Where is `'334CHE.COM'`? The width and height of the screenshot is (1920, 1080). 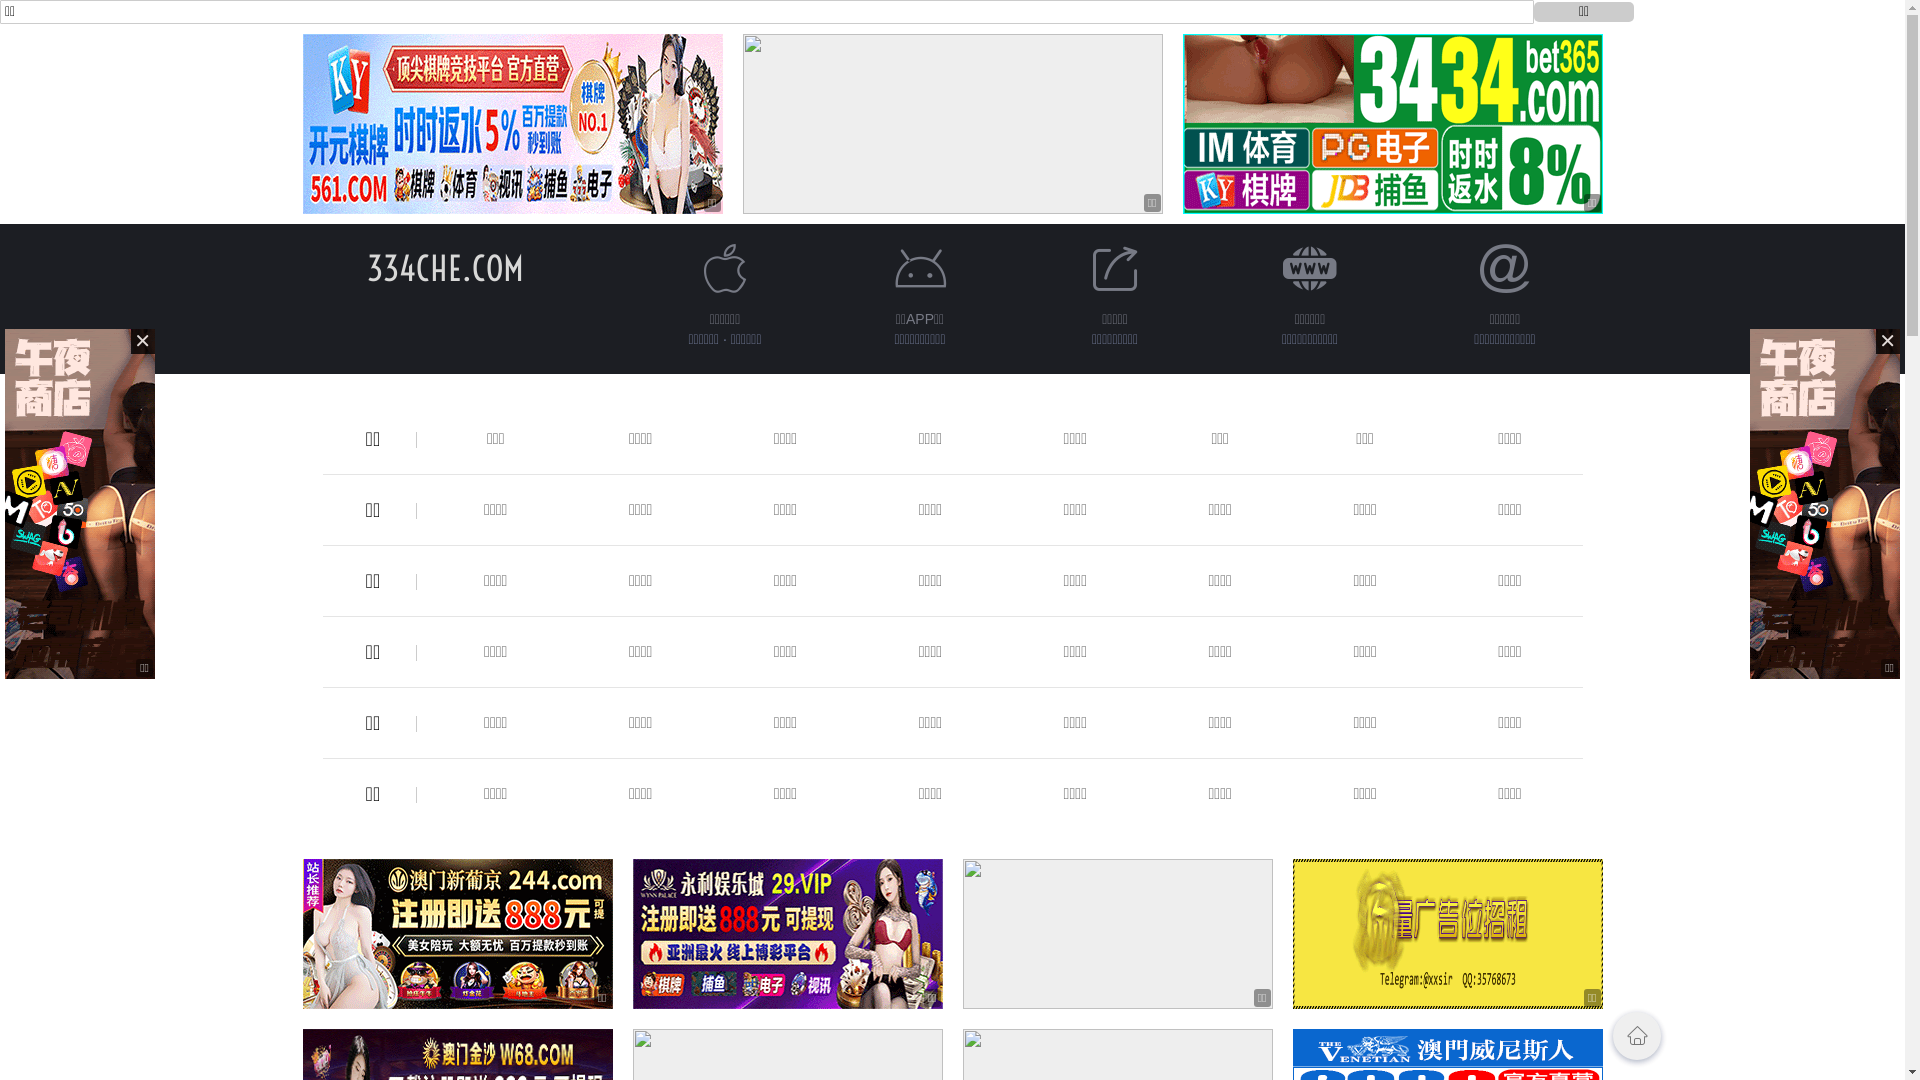 '334CHE.COM' is located at coordinates (444, 267).